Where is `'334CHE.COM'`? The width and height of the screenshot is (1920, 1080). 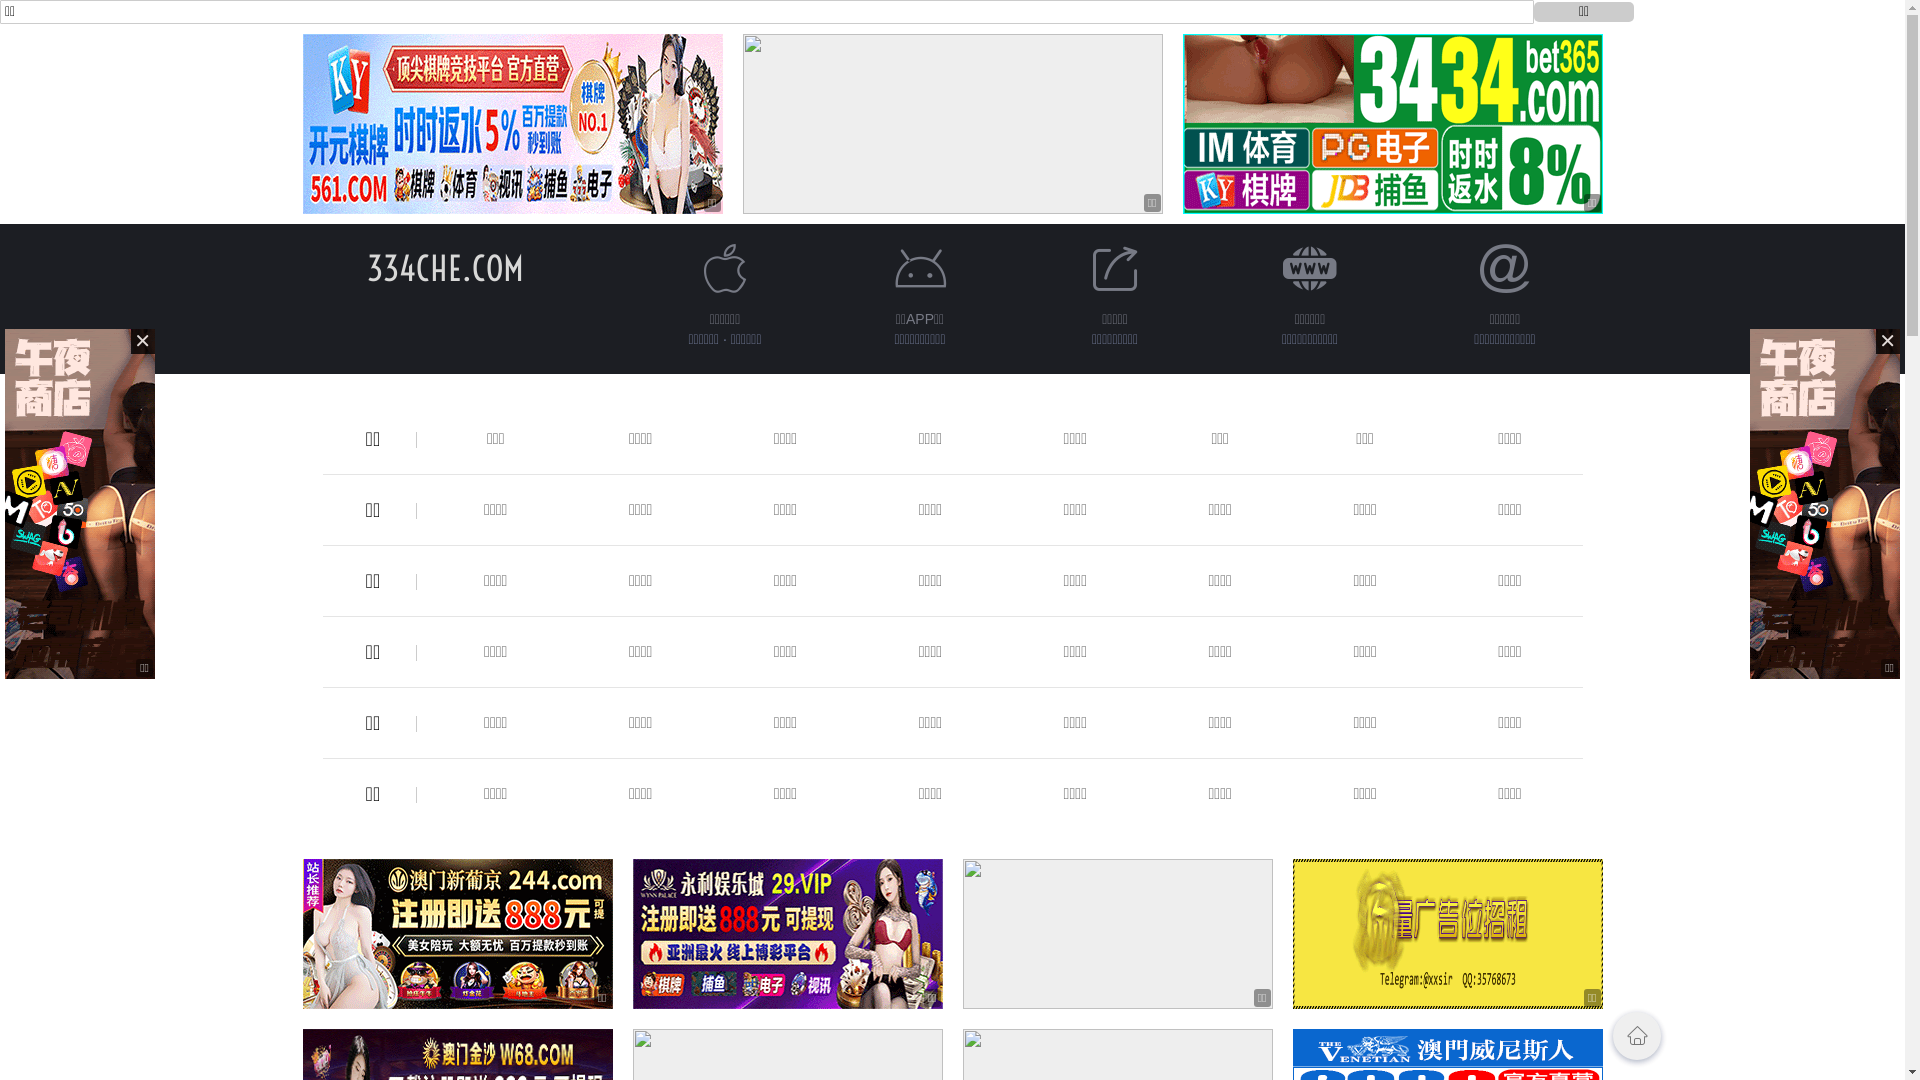 '334CHE.COM' is located at coordinates (444, 267).